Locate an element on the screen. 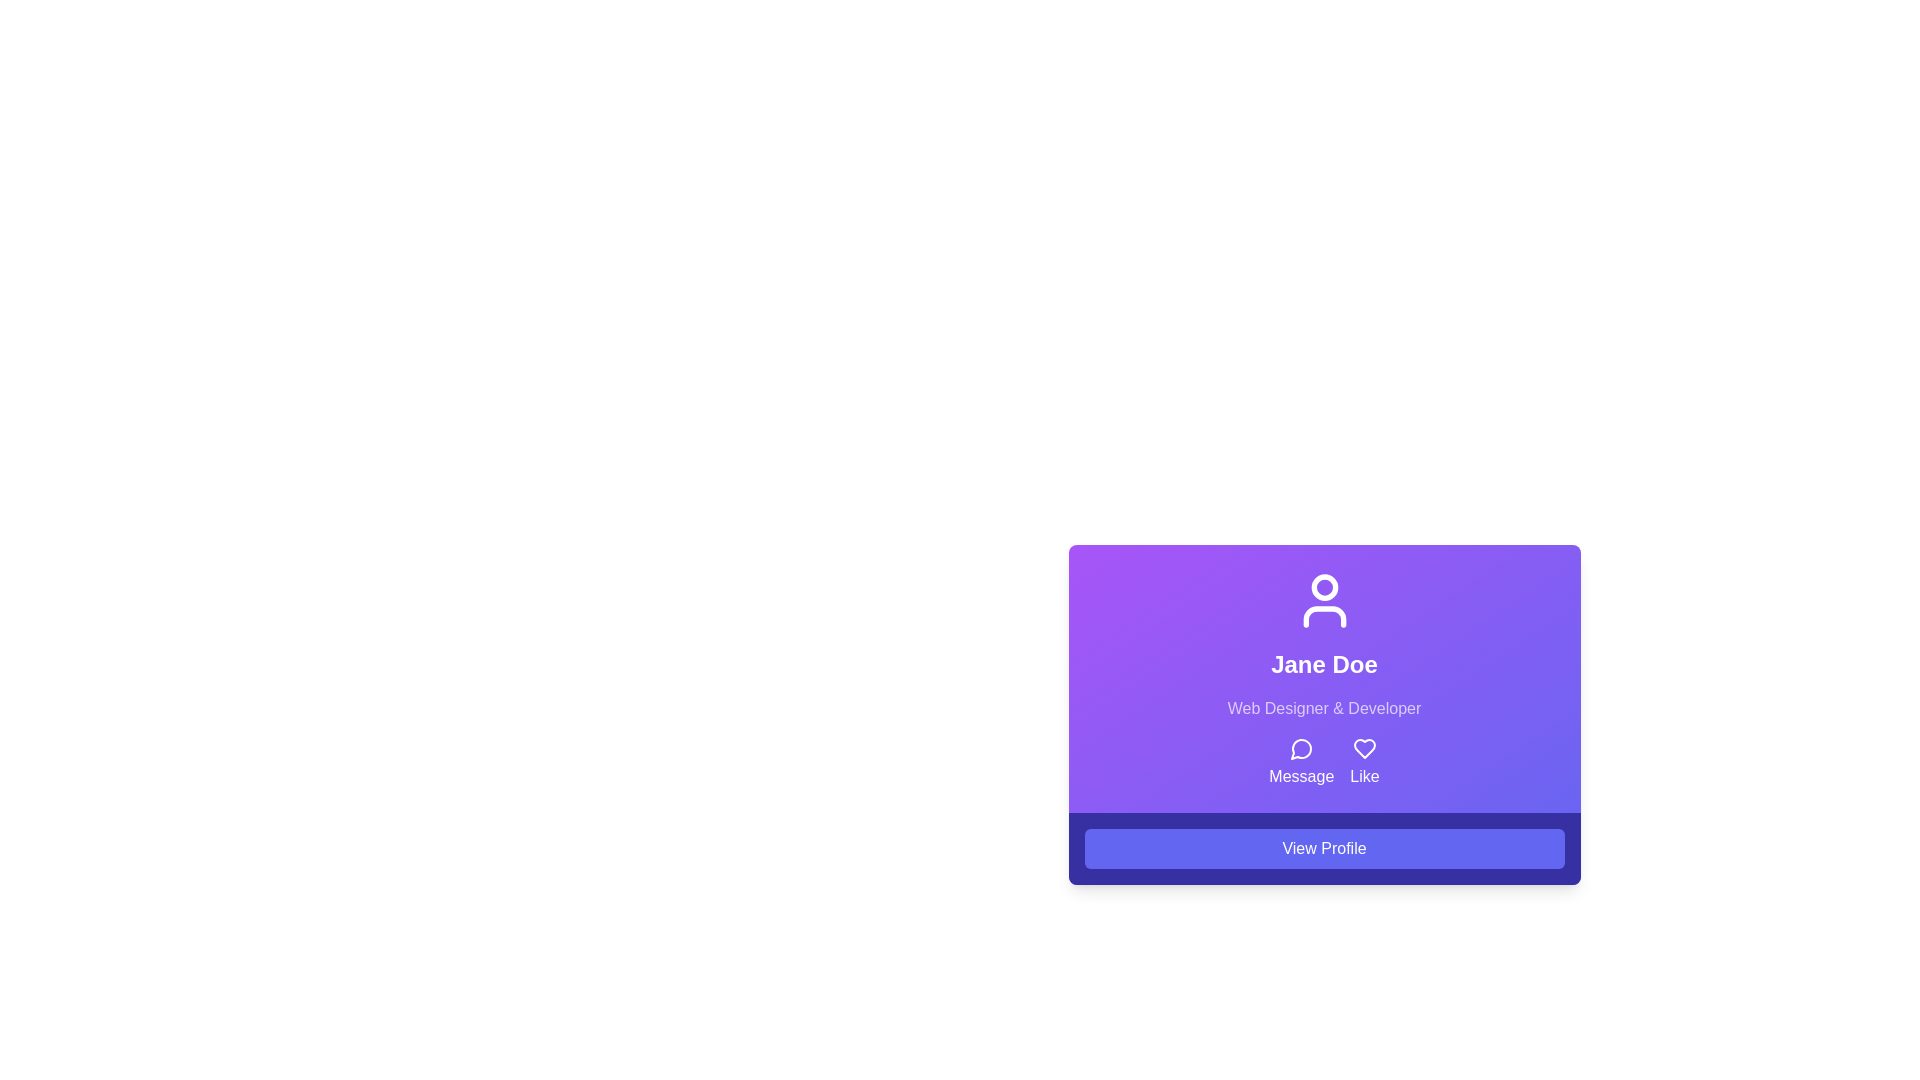  the 'Message' button, which features a speech bubble icon and is located below 'Jane Doe' and to the left of the 'Like' button is located at coordinates (1301, 763).